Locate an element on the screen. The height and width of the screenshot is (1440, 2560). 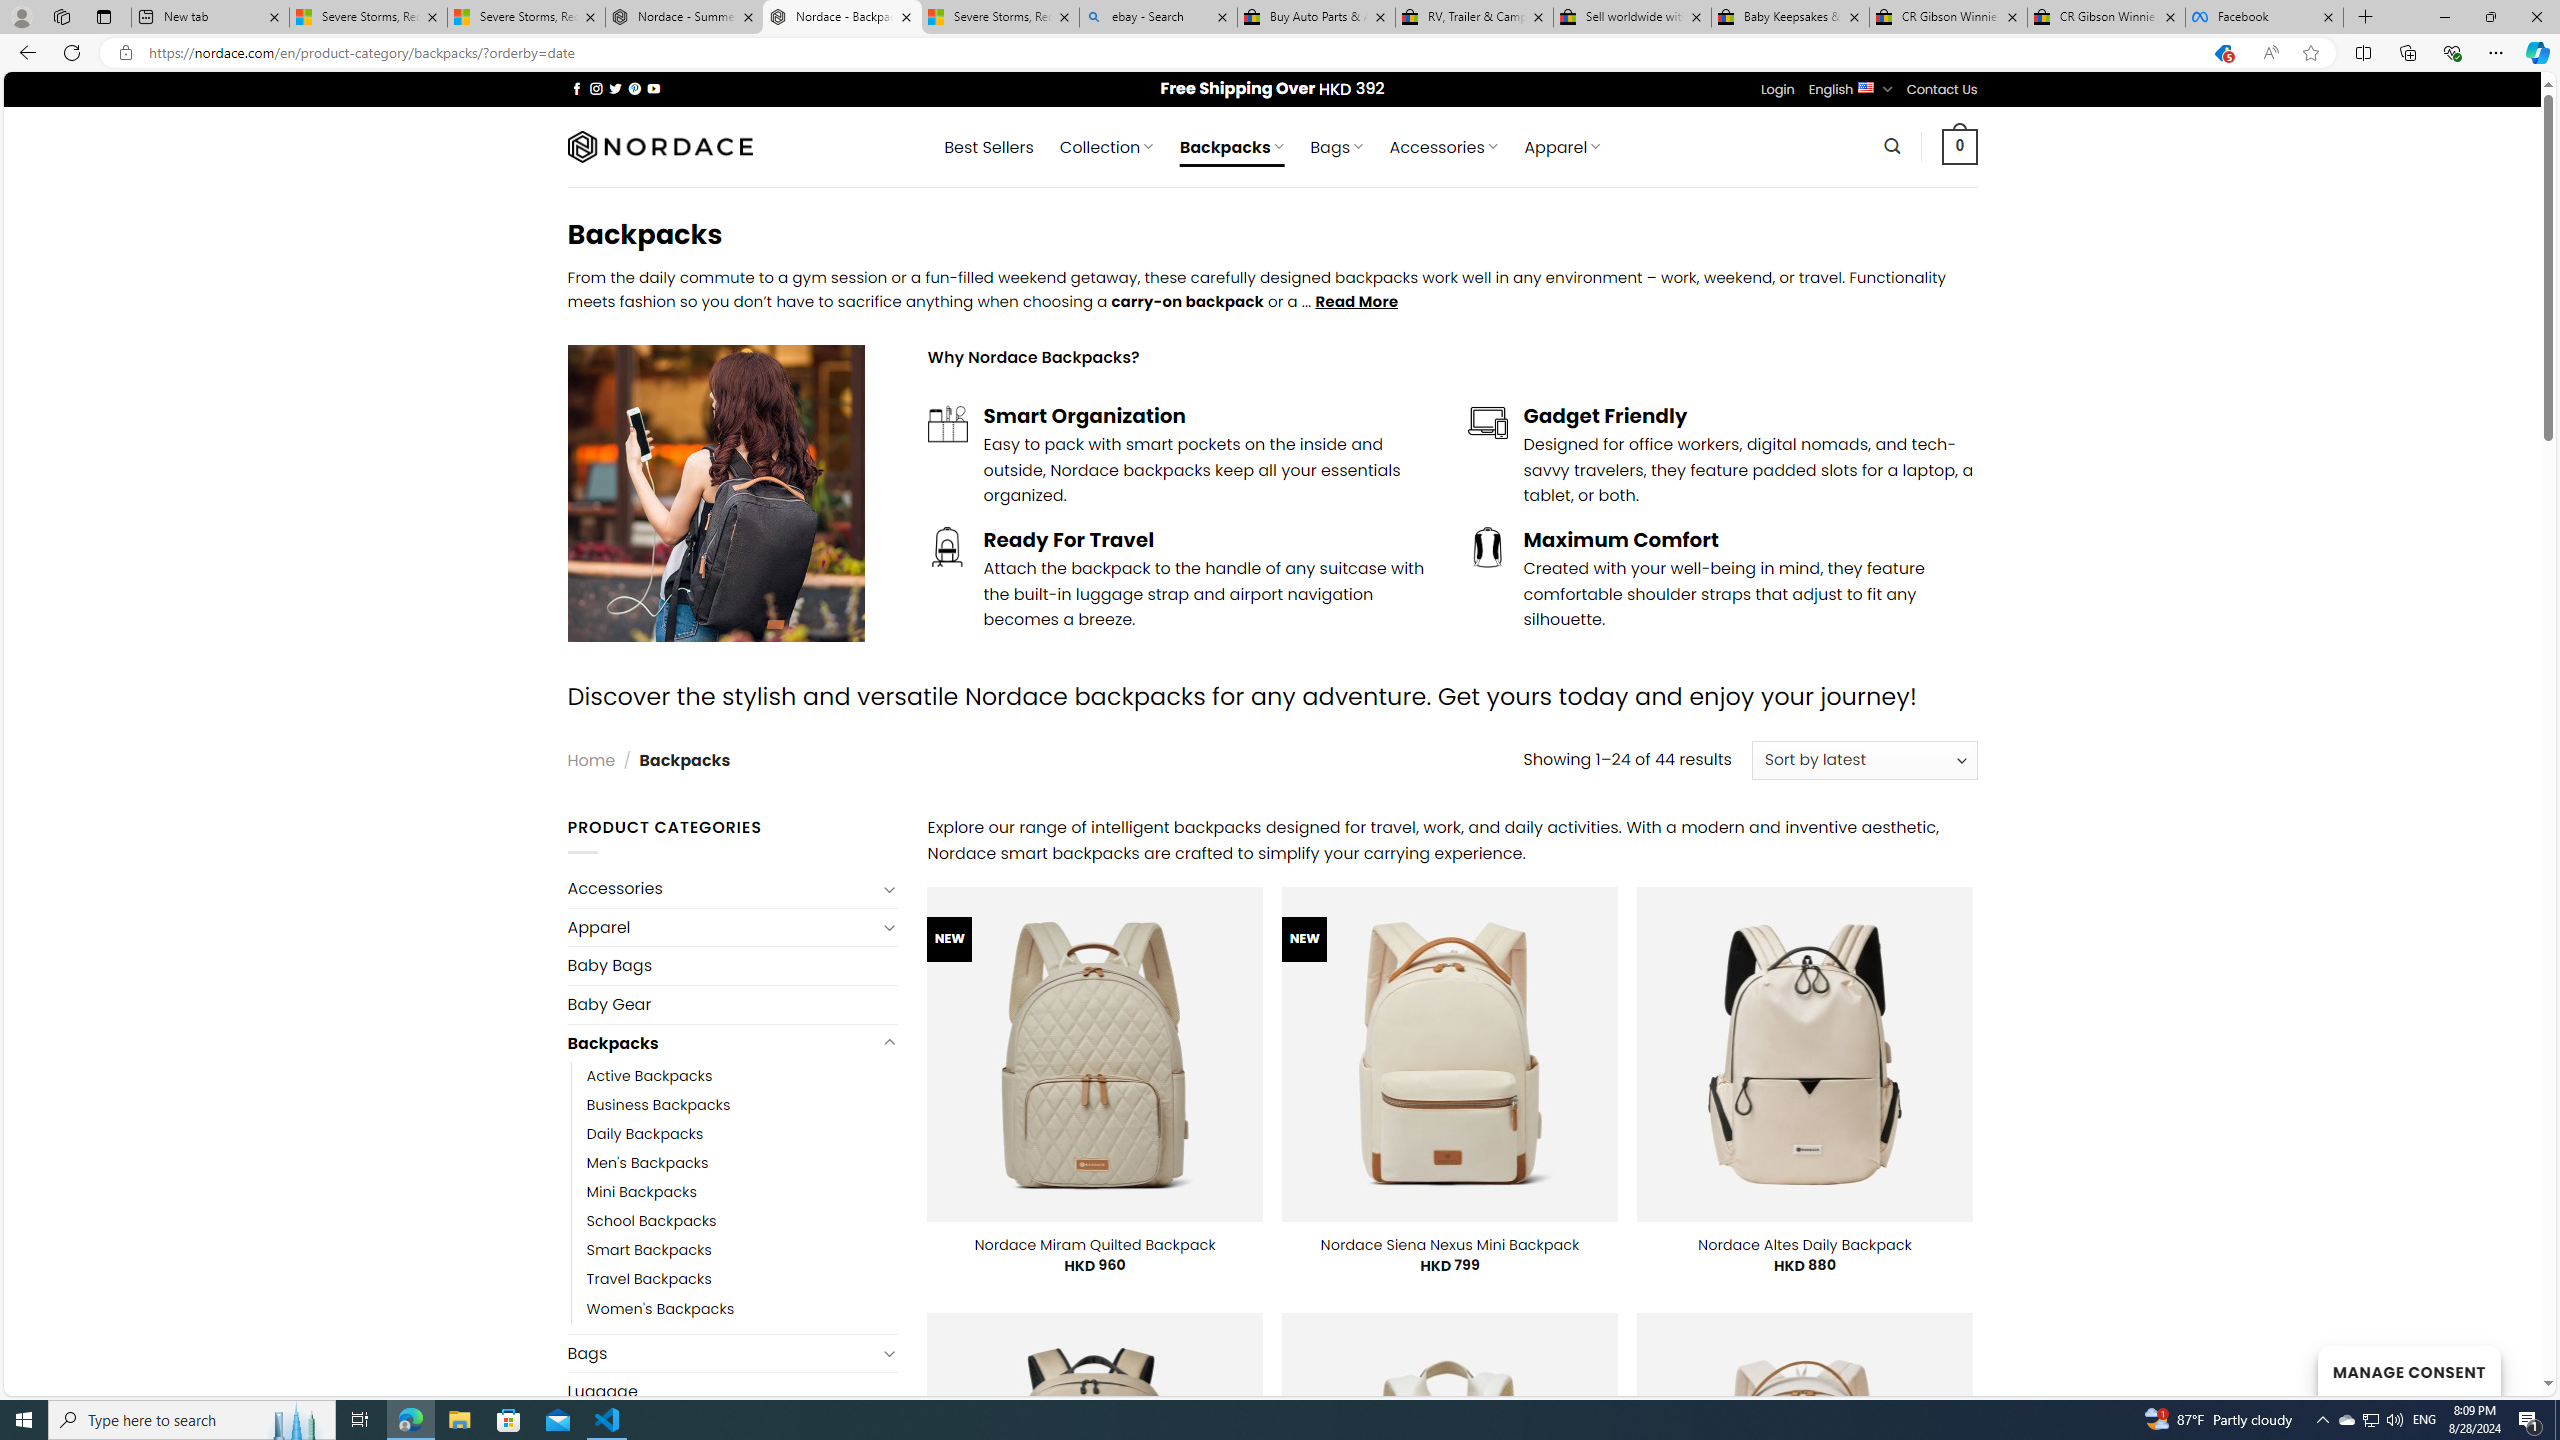
'Login' is located at coordinates (1777, 88).